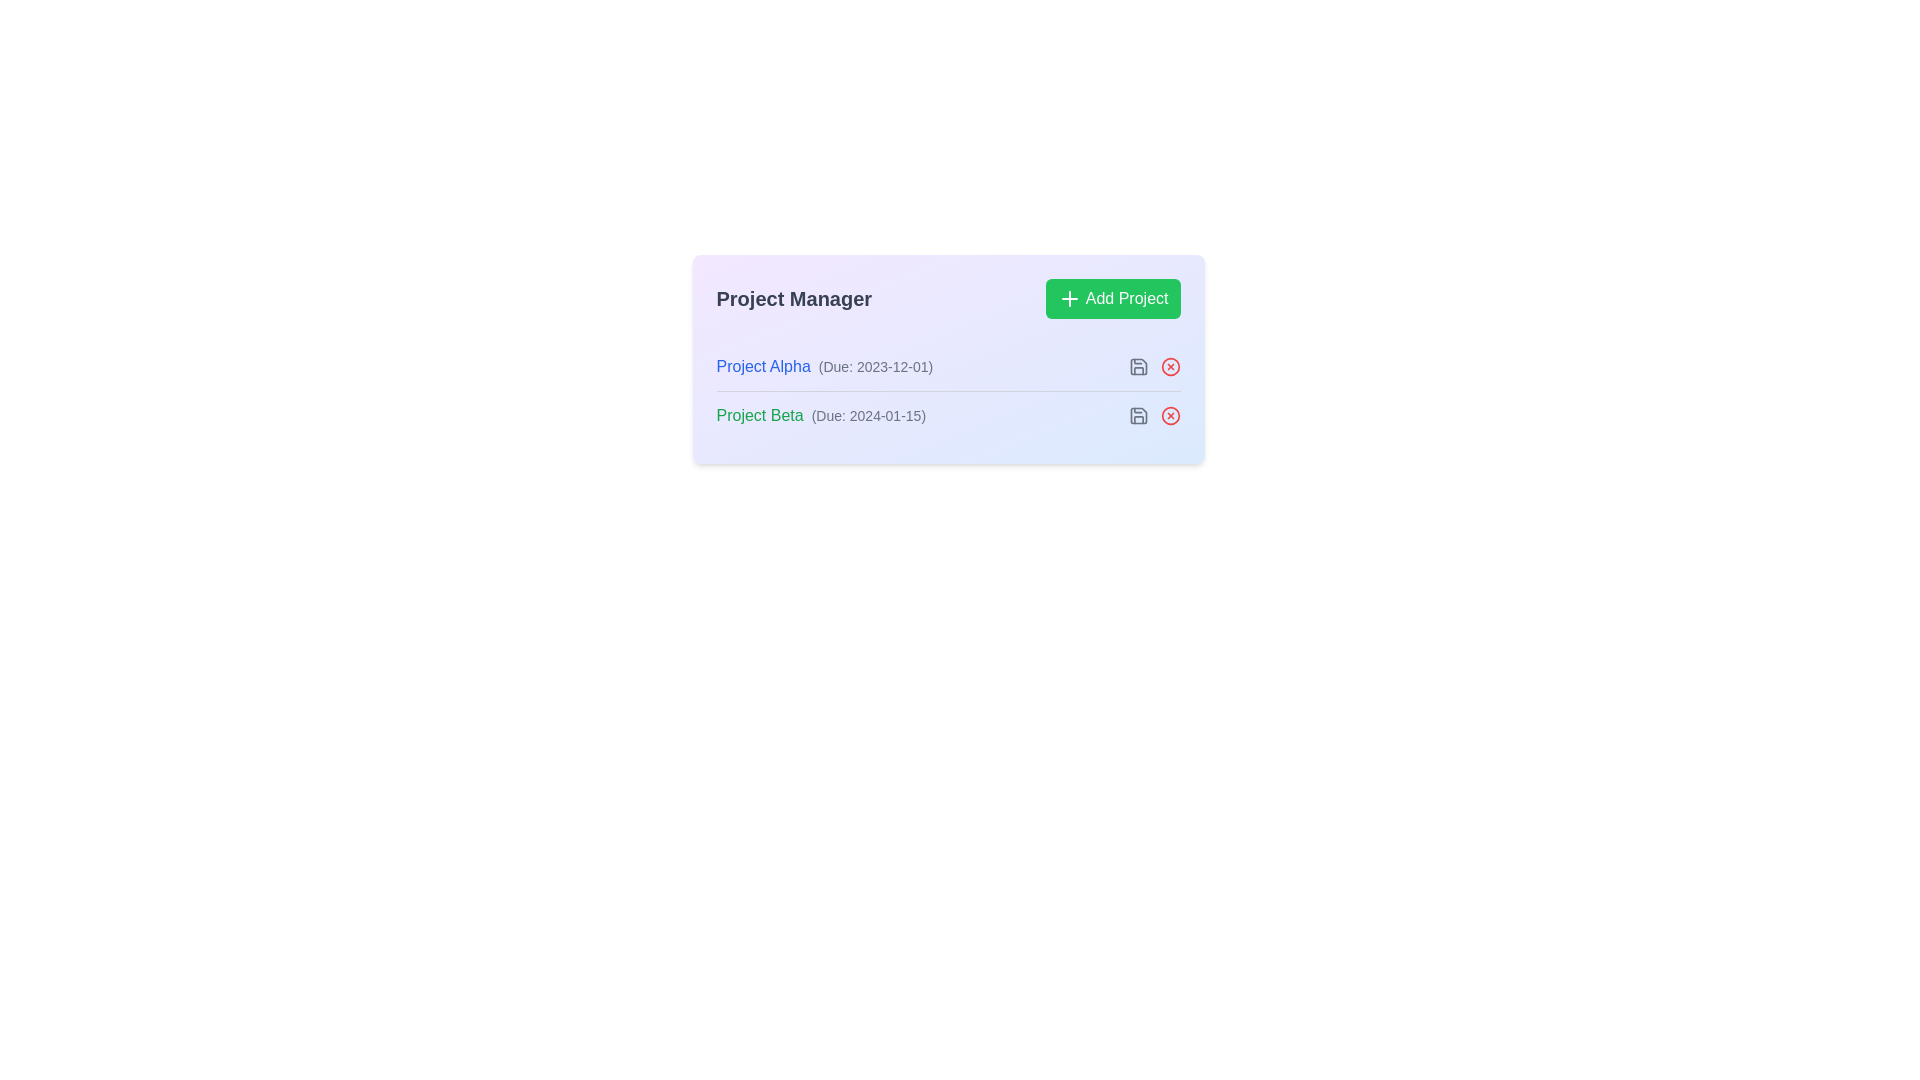  What do you see at coordinates (1170, 415) in the screenshot?
I see `the cancel or delete button located next to the 'Project Beta (Due: 2024-01-15)' row` at bounding box center [1170, 415].